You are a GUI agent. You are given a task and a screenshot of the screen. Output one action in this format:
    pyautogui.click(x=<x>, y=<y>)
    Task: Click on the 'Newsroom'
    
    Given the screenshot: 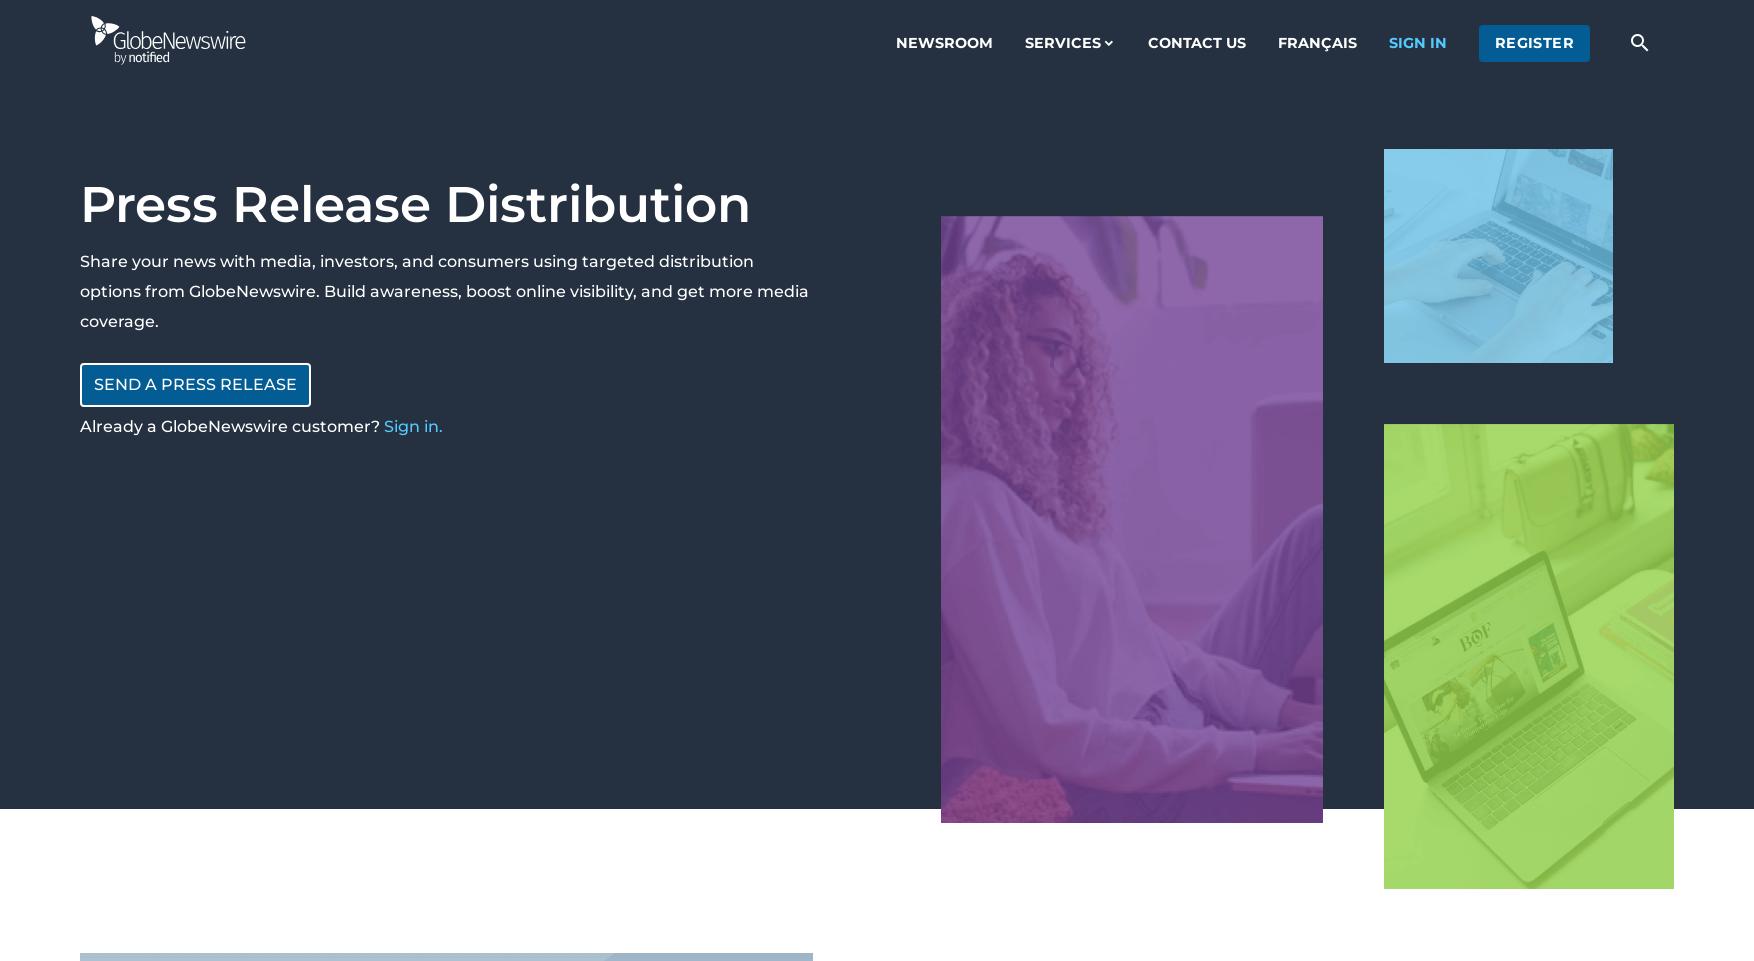 What is the action you would take?
    pyautogui.click(x=943, y=40)
    